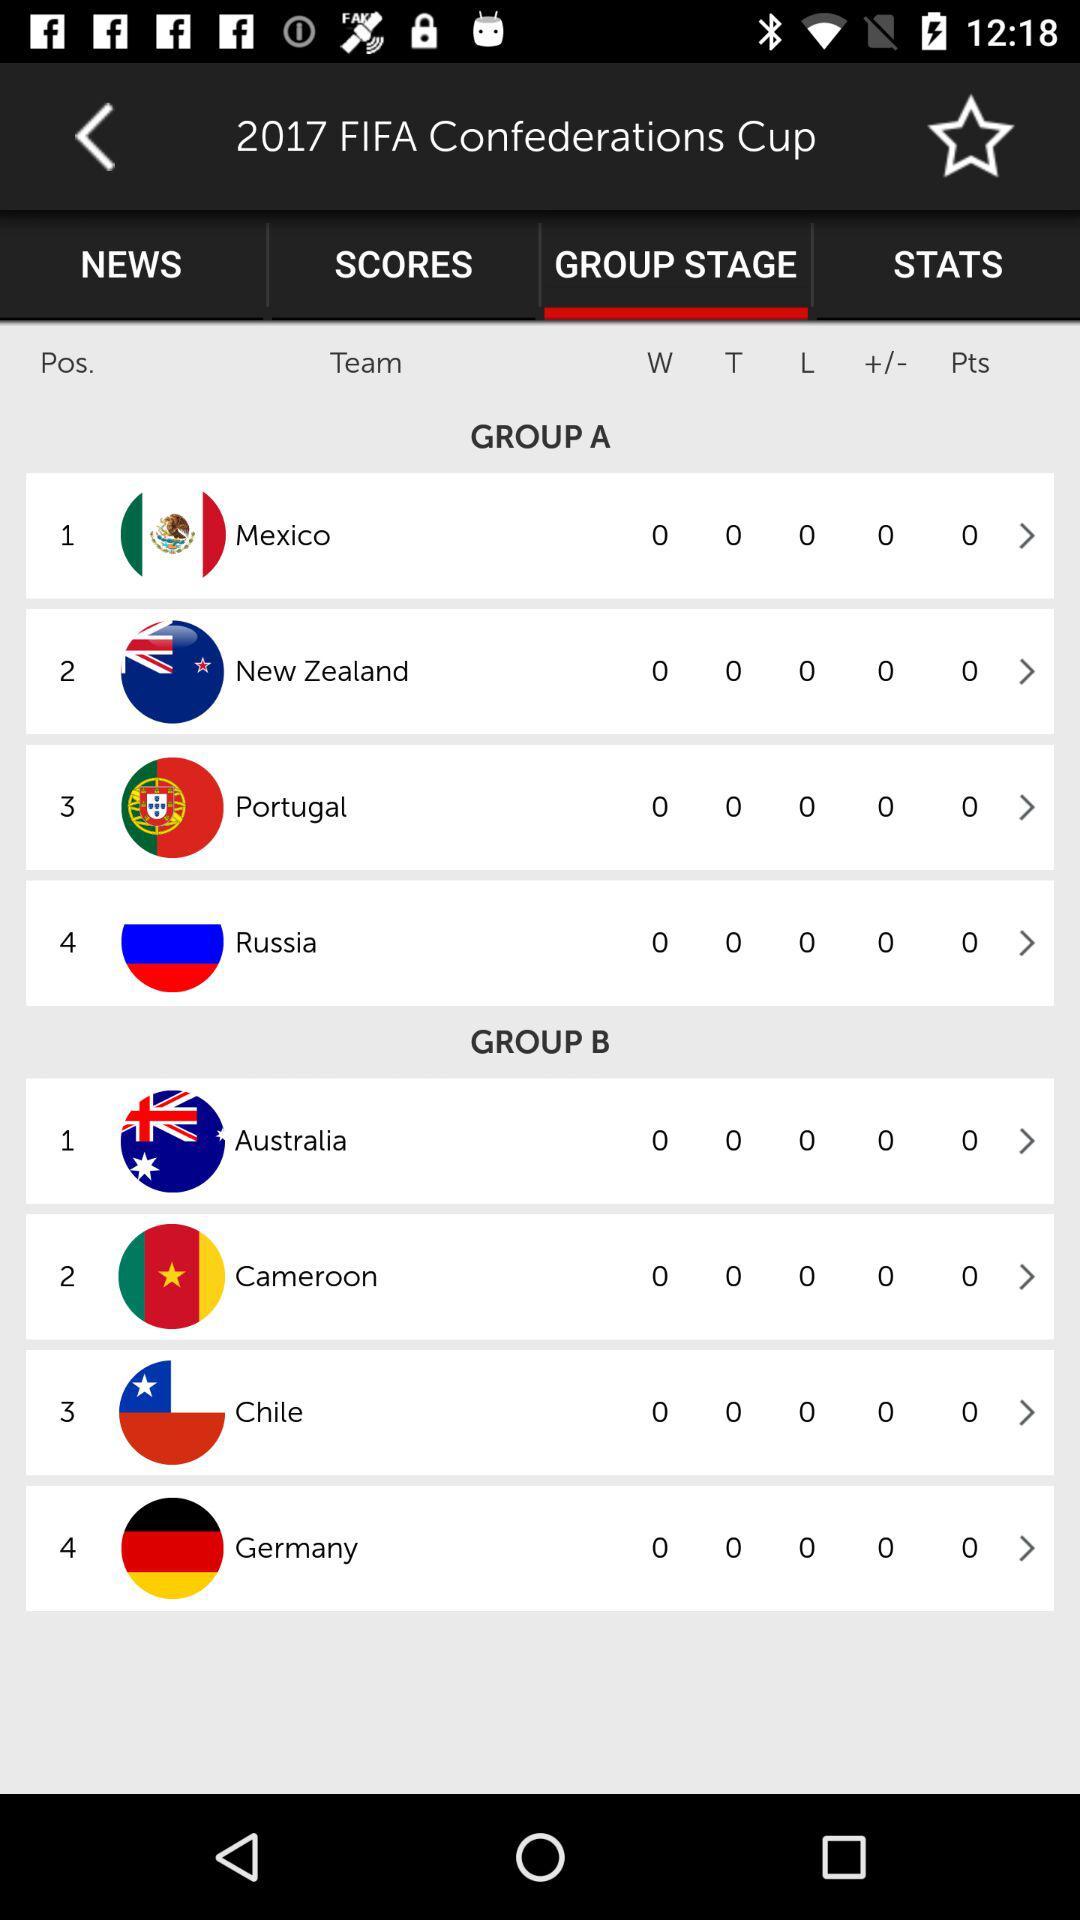 The width and height of the screenshot is (1080, 1920). Describe the element at coordinates (427, 1275) in the screenshot. I see `item next to 0` at that location.